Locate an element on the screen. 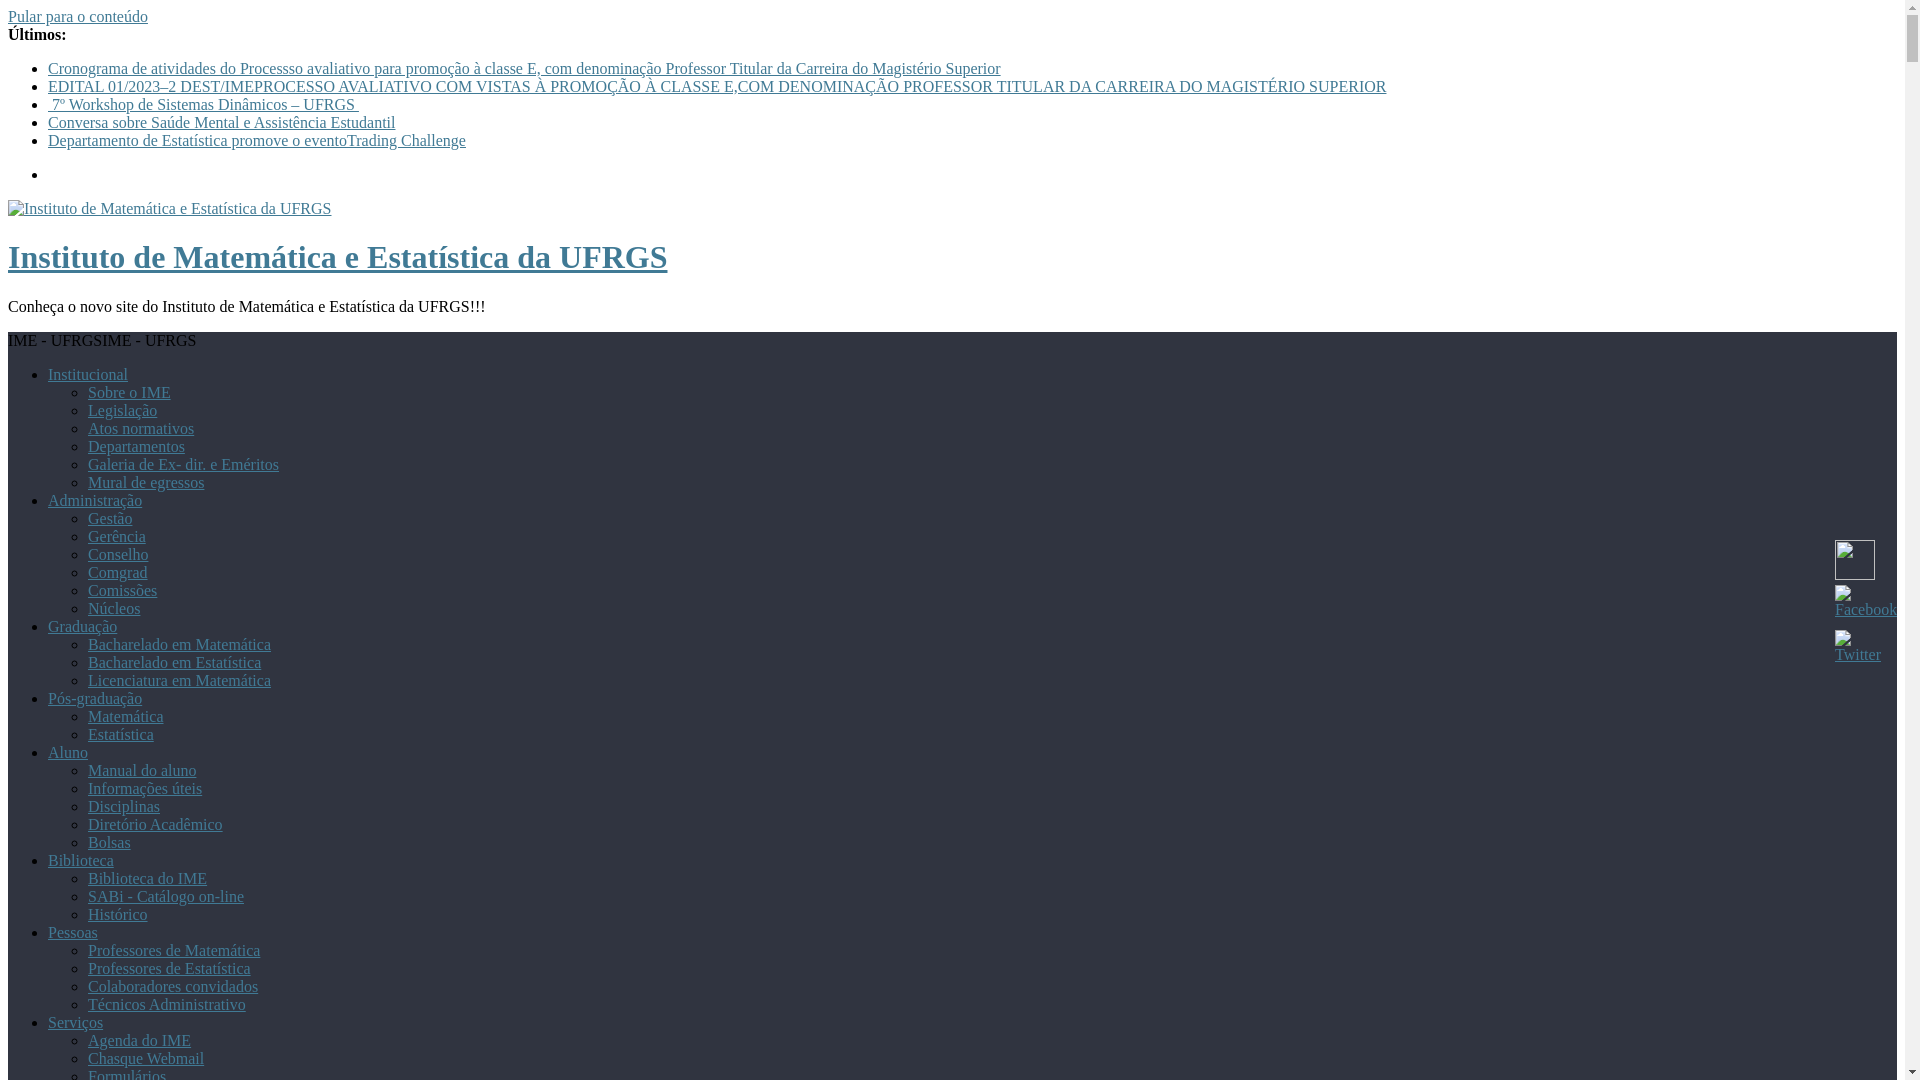 This screenshot has height=1080, width=1920. 'Bolsas' is located at coordinates (86, 842).